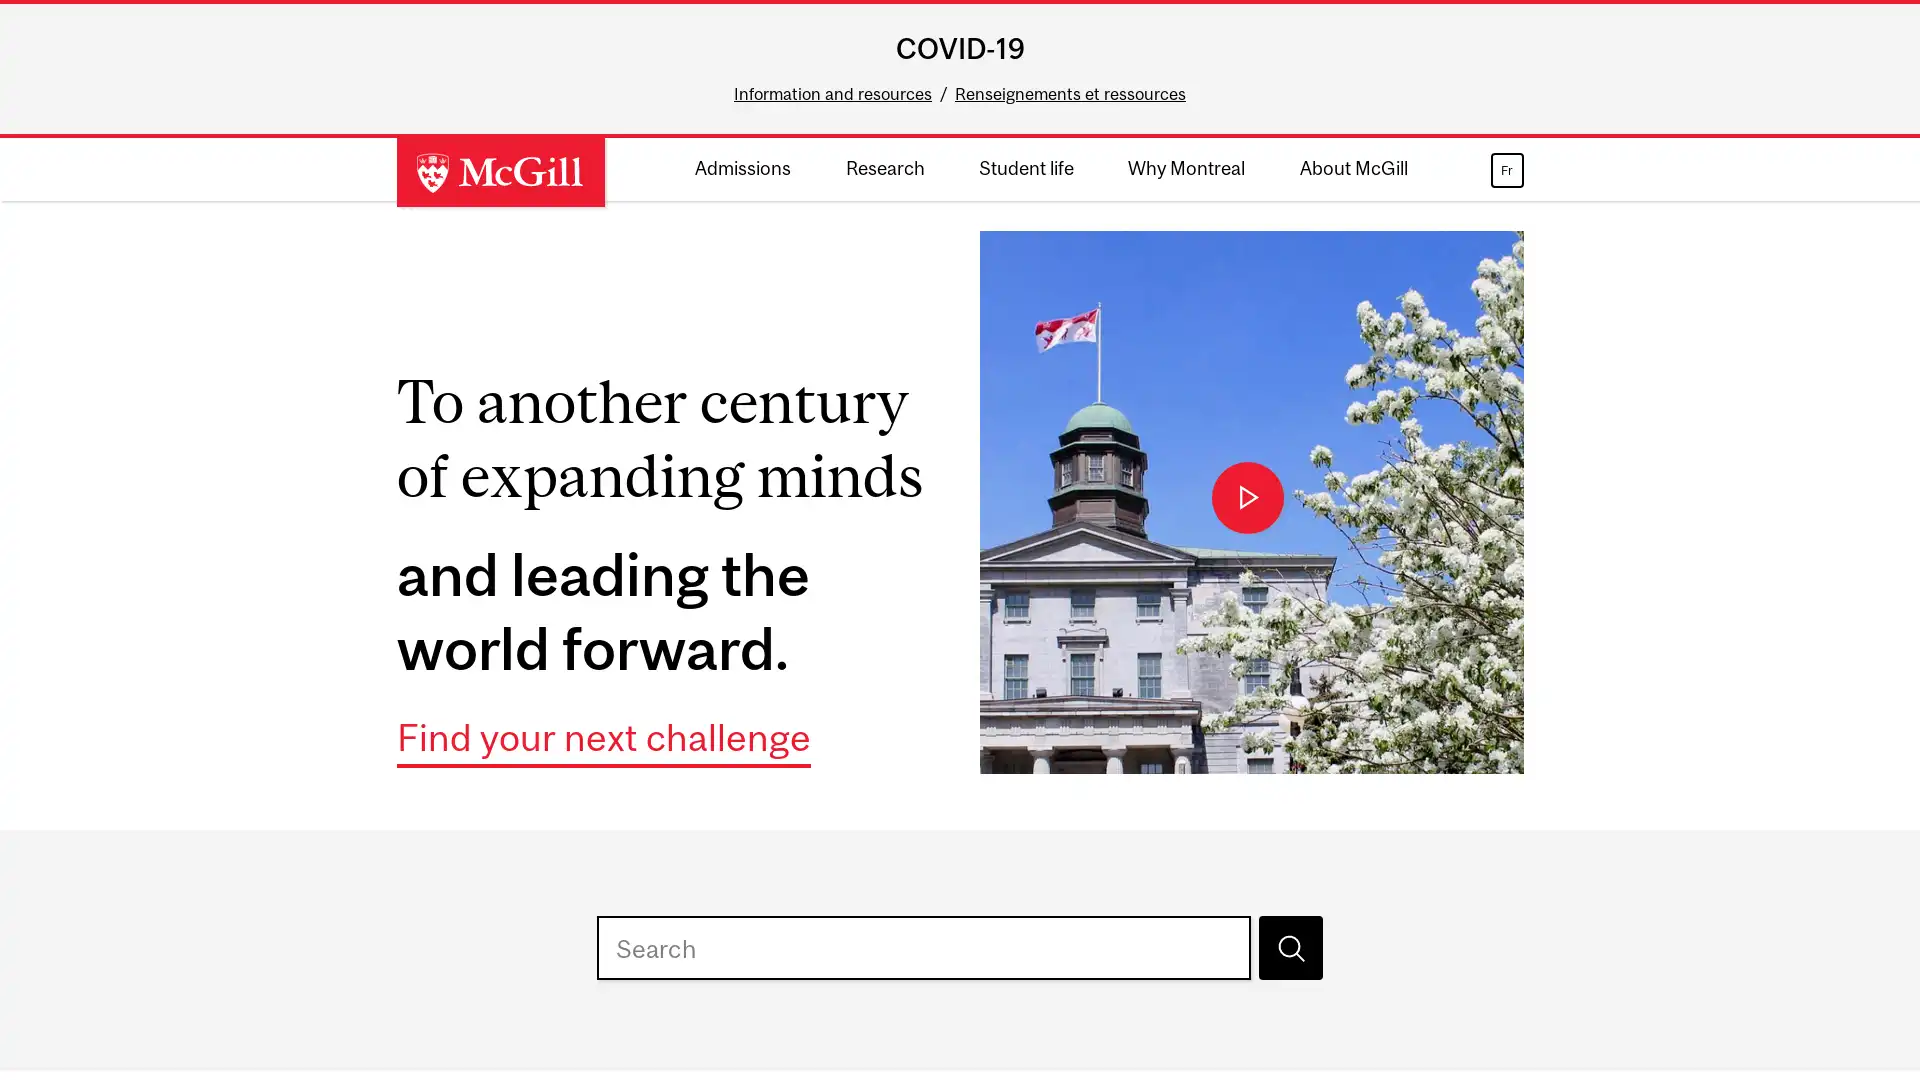  Describe the element at coordinates (742, 167) in the screenshot. I see `Admissions` at that location.